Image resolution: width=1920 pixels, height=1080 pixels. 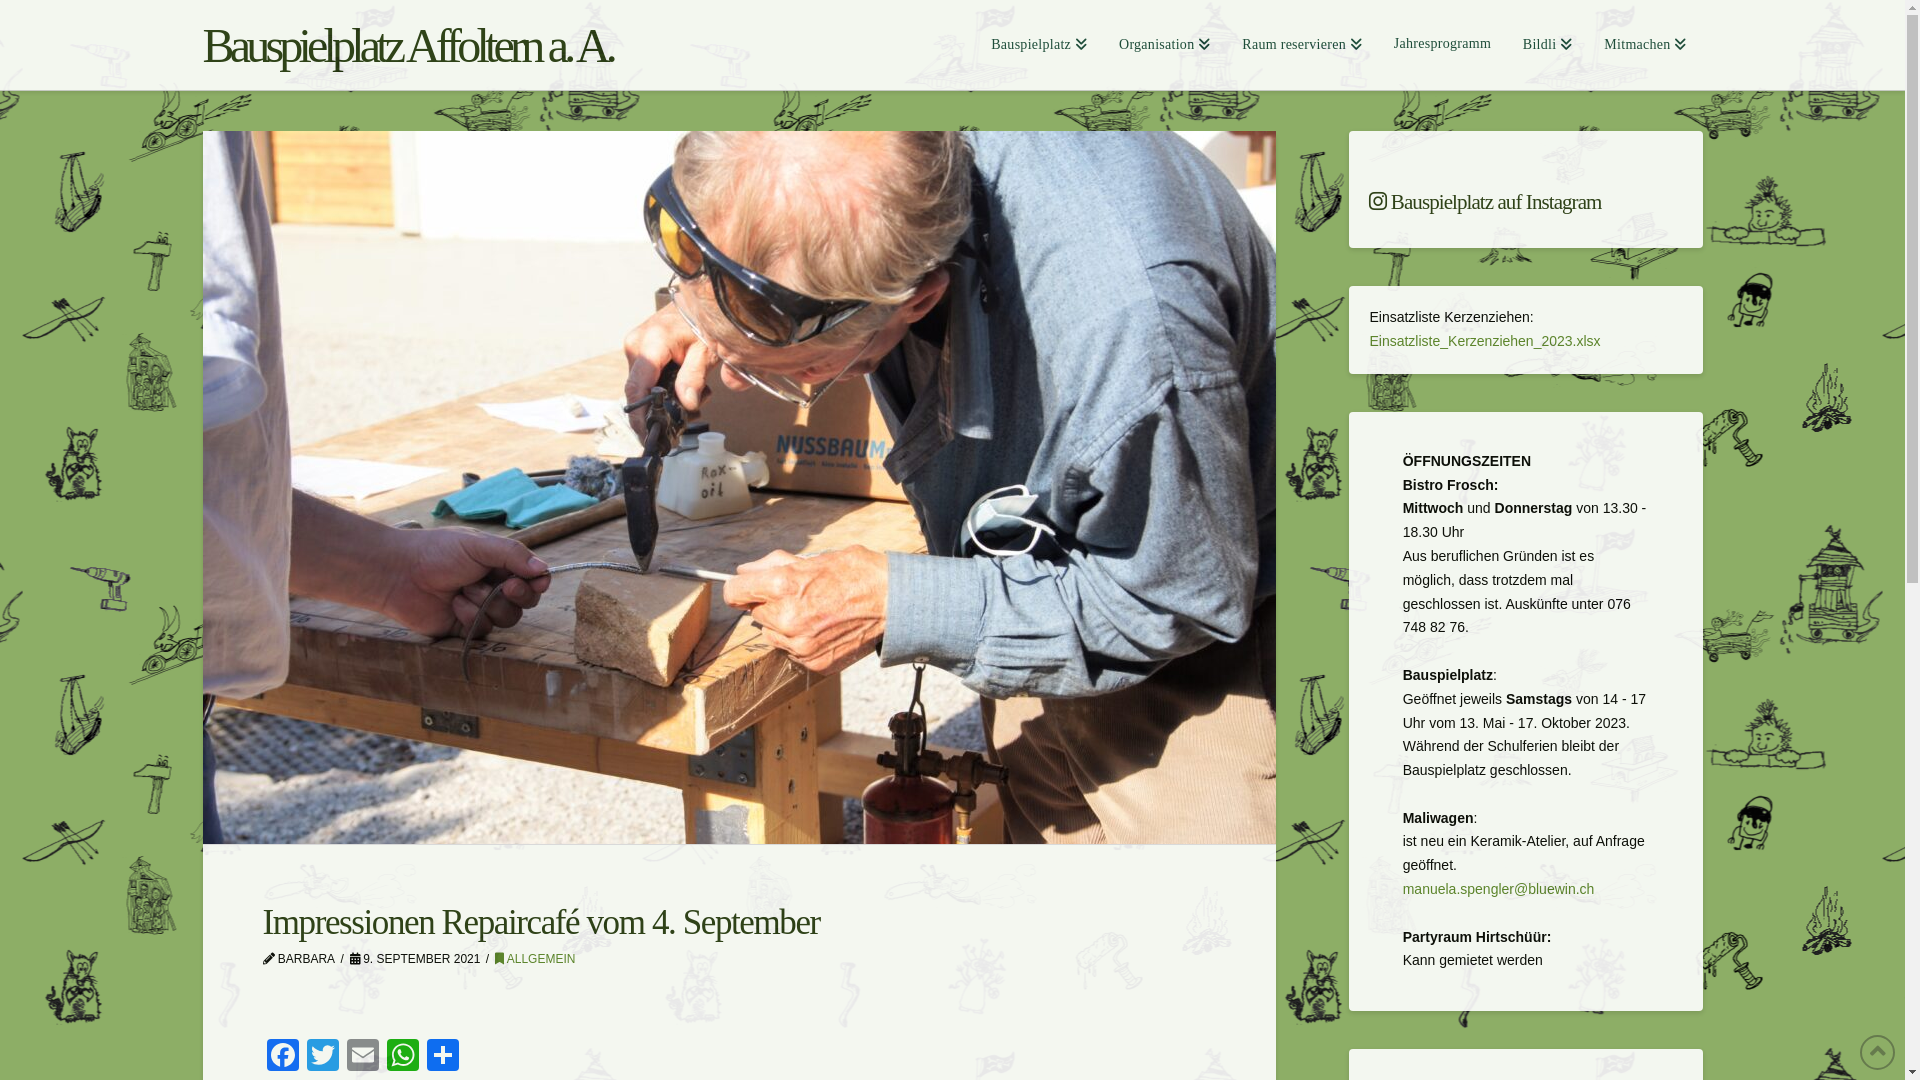 I want to click on 'Twitter', so click(x=321, y=1056).